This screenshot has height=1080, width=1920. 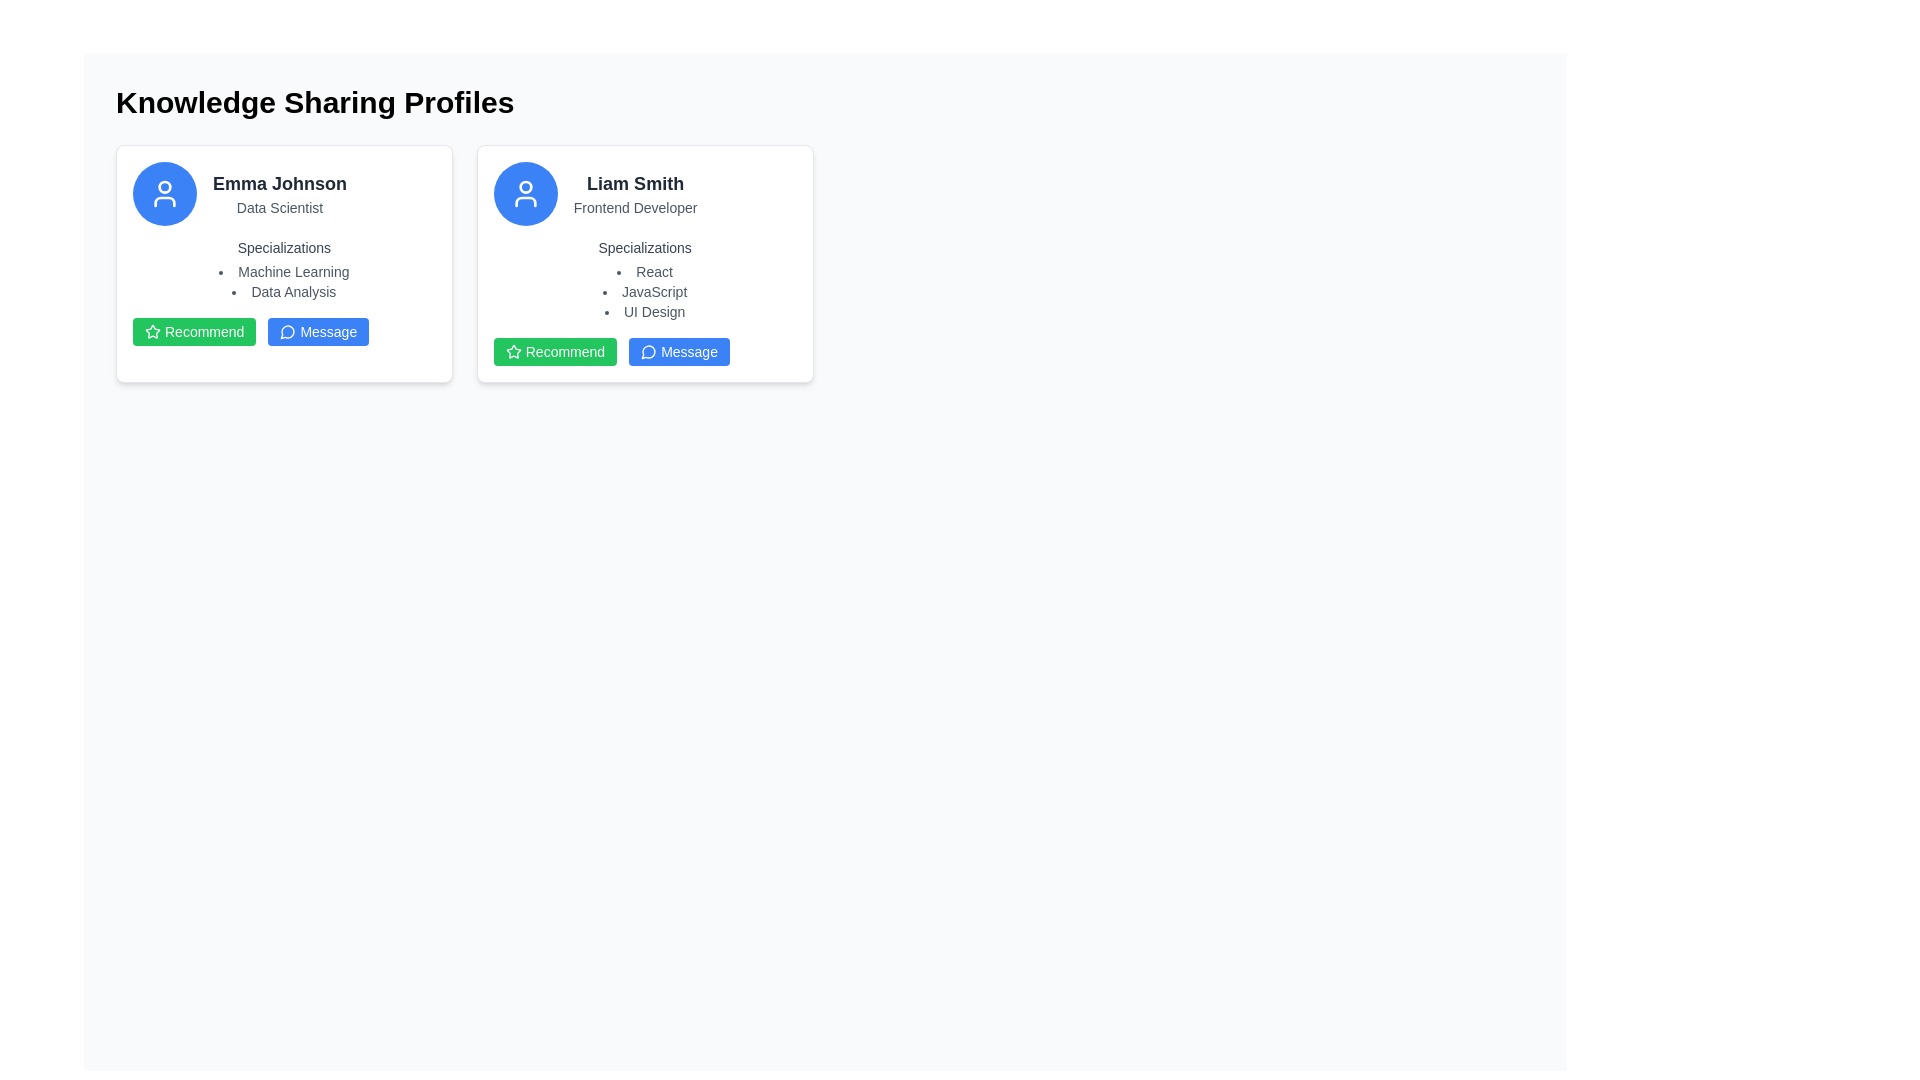 What do you see at coordinates (513, 350) in the screenshot?
I see `the star icon within the 'Recommend' button on Liam Smith's profile card, which symbolizes positive feedback and is located to the left of the 'Recommend' text label` at bounding box center [513, 350].